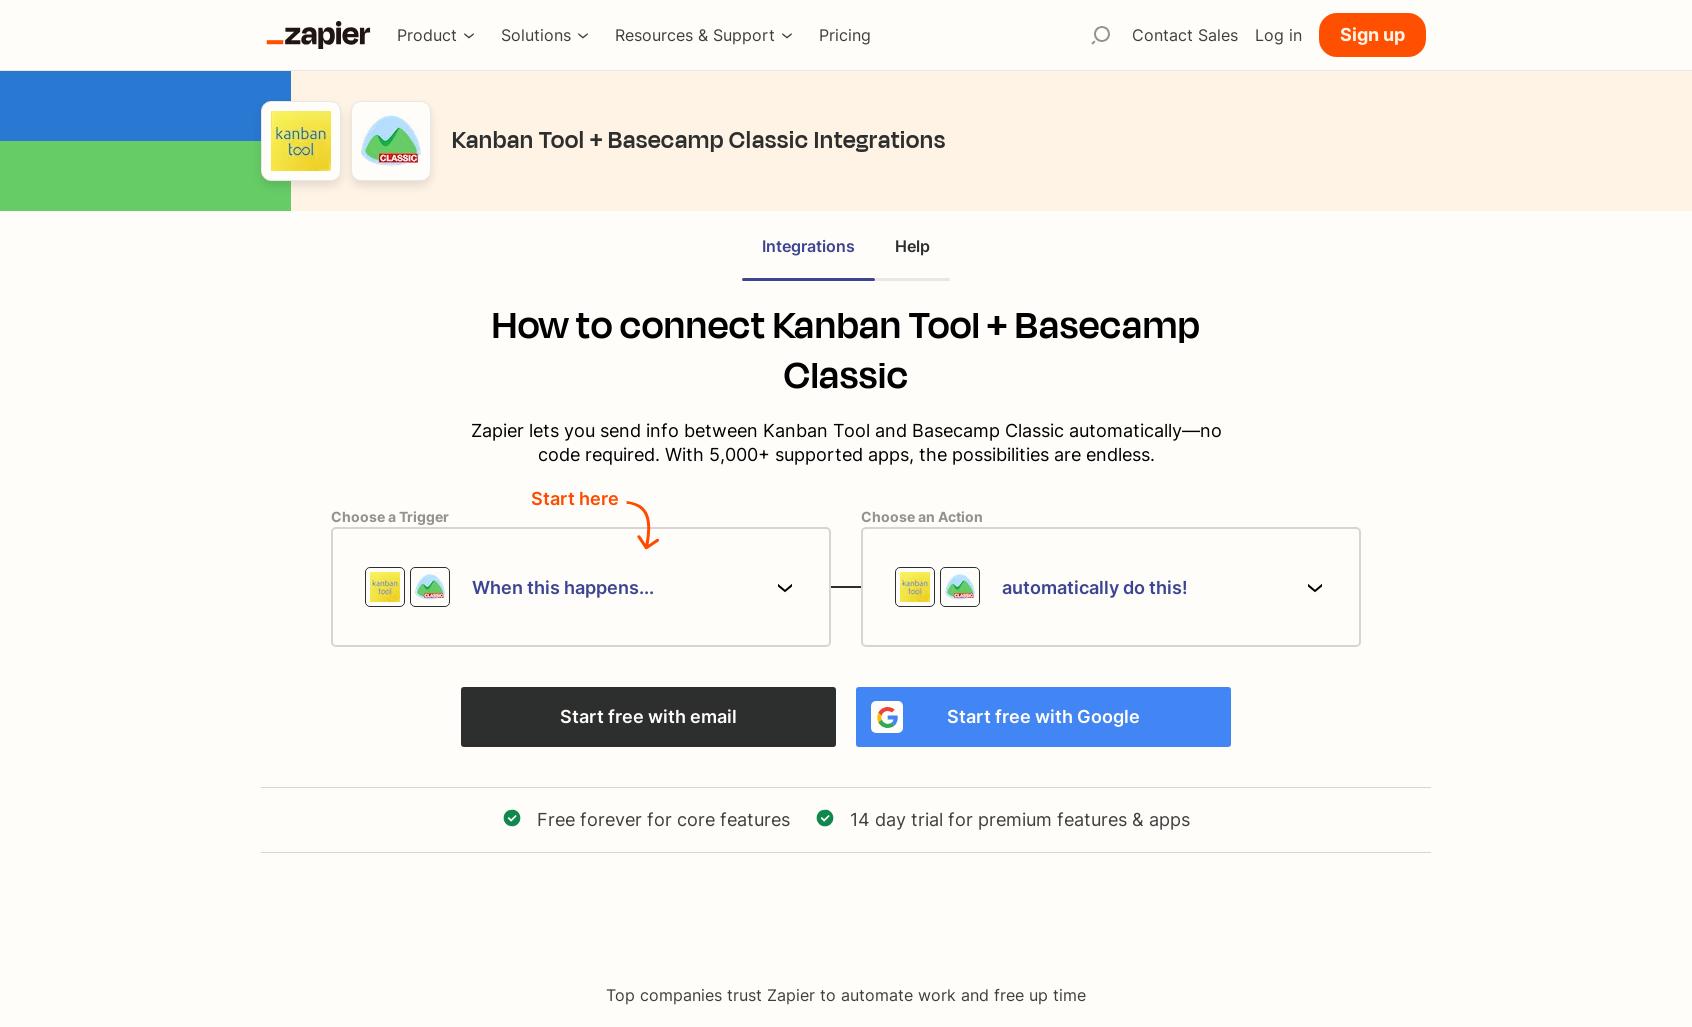 The height and width of the screenshot is (1027, 1692). I want to click on 'for premium features & apps', so click(1066, 819).